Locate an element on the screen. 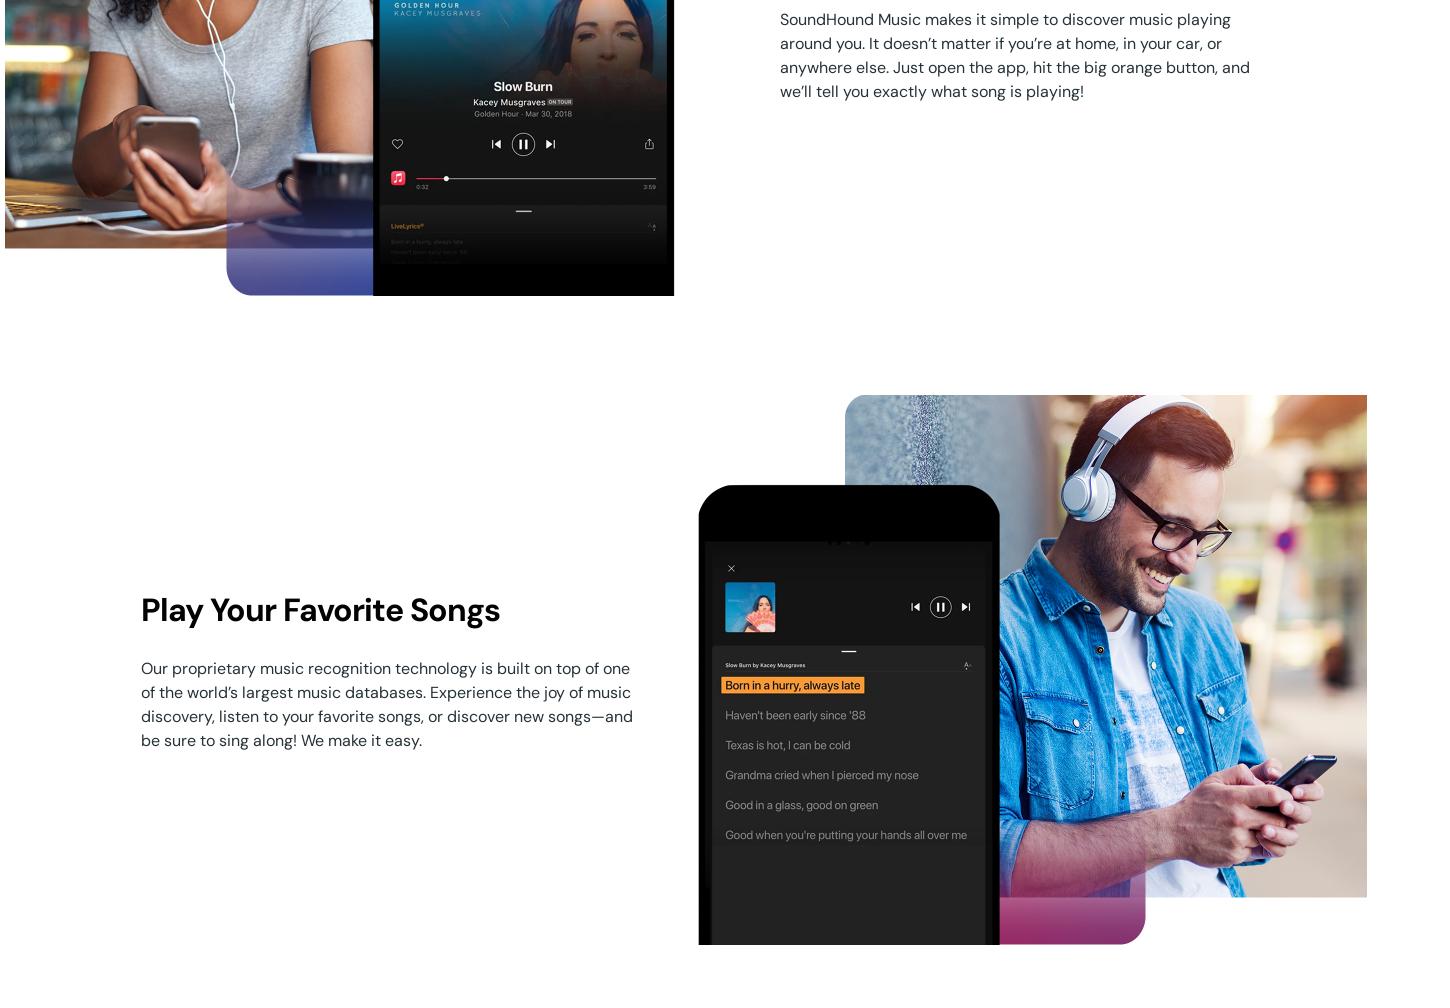 This screenshot has width=1450, height=1008. 'Terms' is located at coordinates (807, 908).